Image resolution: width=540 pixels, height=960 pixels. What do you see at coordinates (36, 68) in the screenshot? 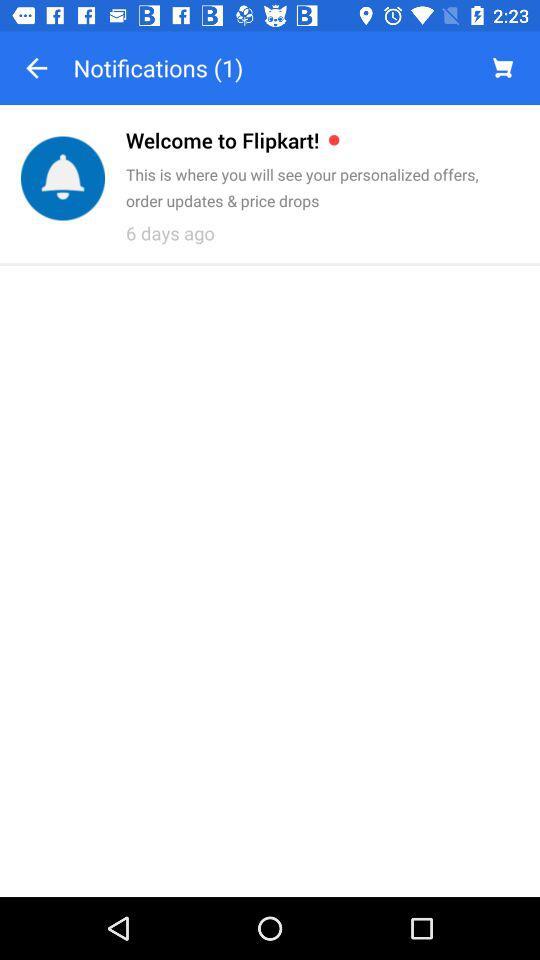
I see `the icon next to notifications (1)` at bounding box center [36, 68].